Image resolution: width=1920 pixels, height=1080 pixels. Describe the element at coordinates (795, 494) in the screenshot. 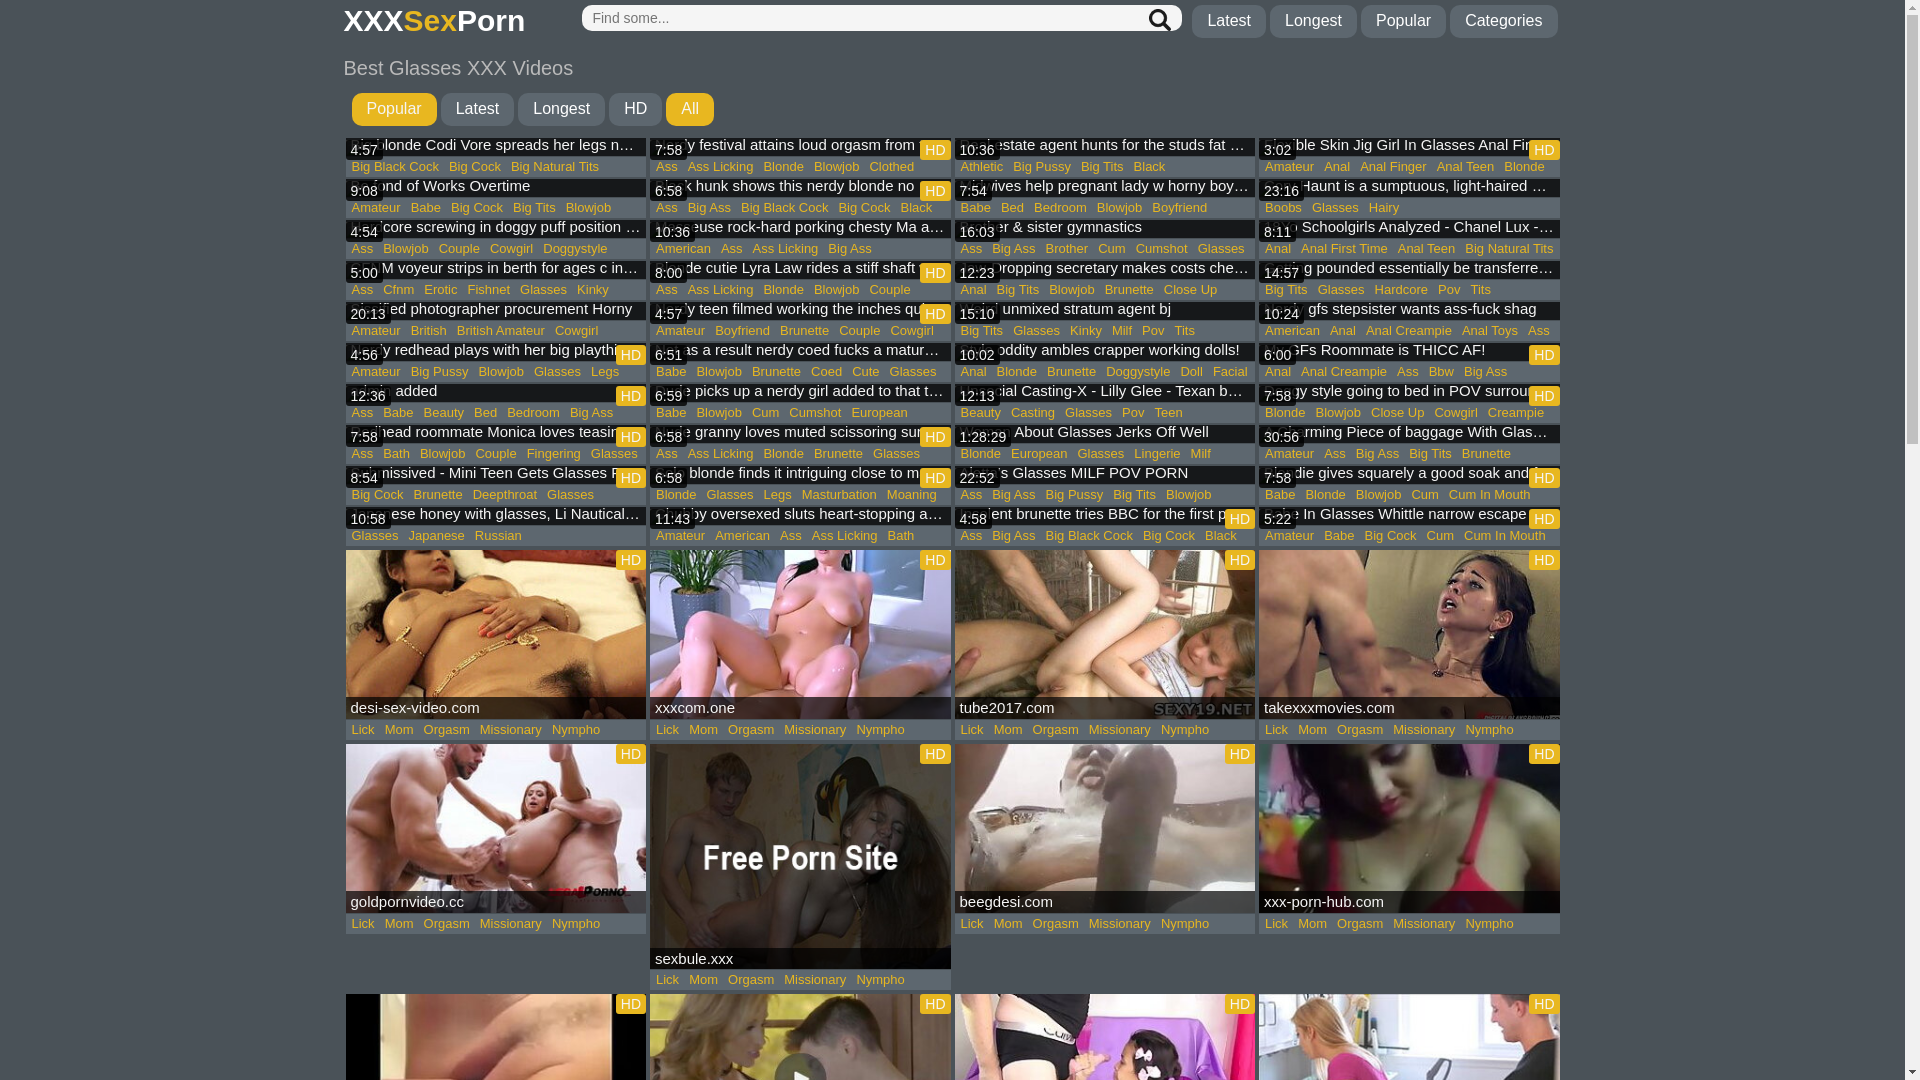

I see `'Masturbation'` at that location.